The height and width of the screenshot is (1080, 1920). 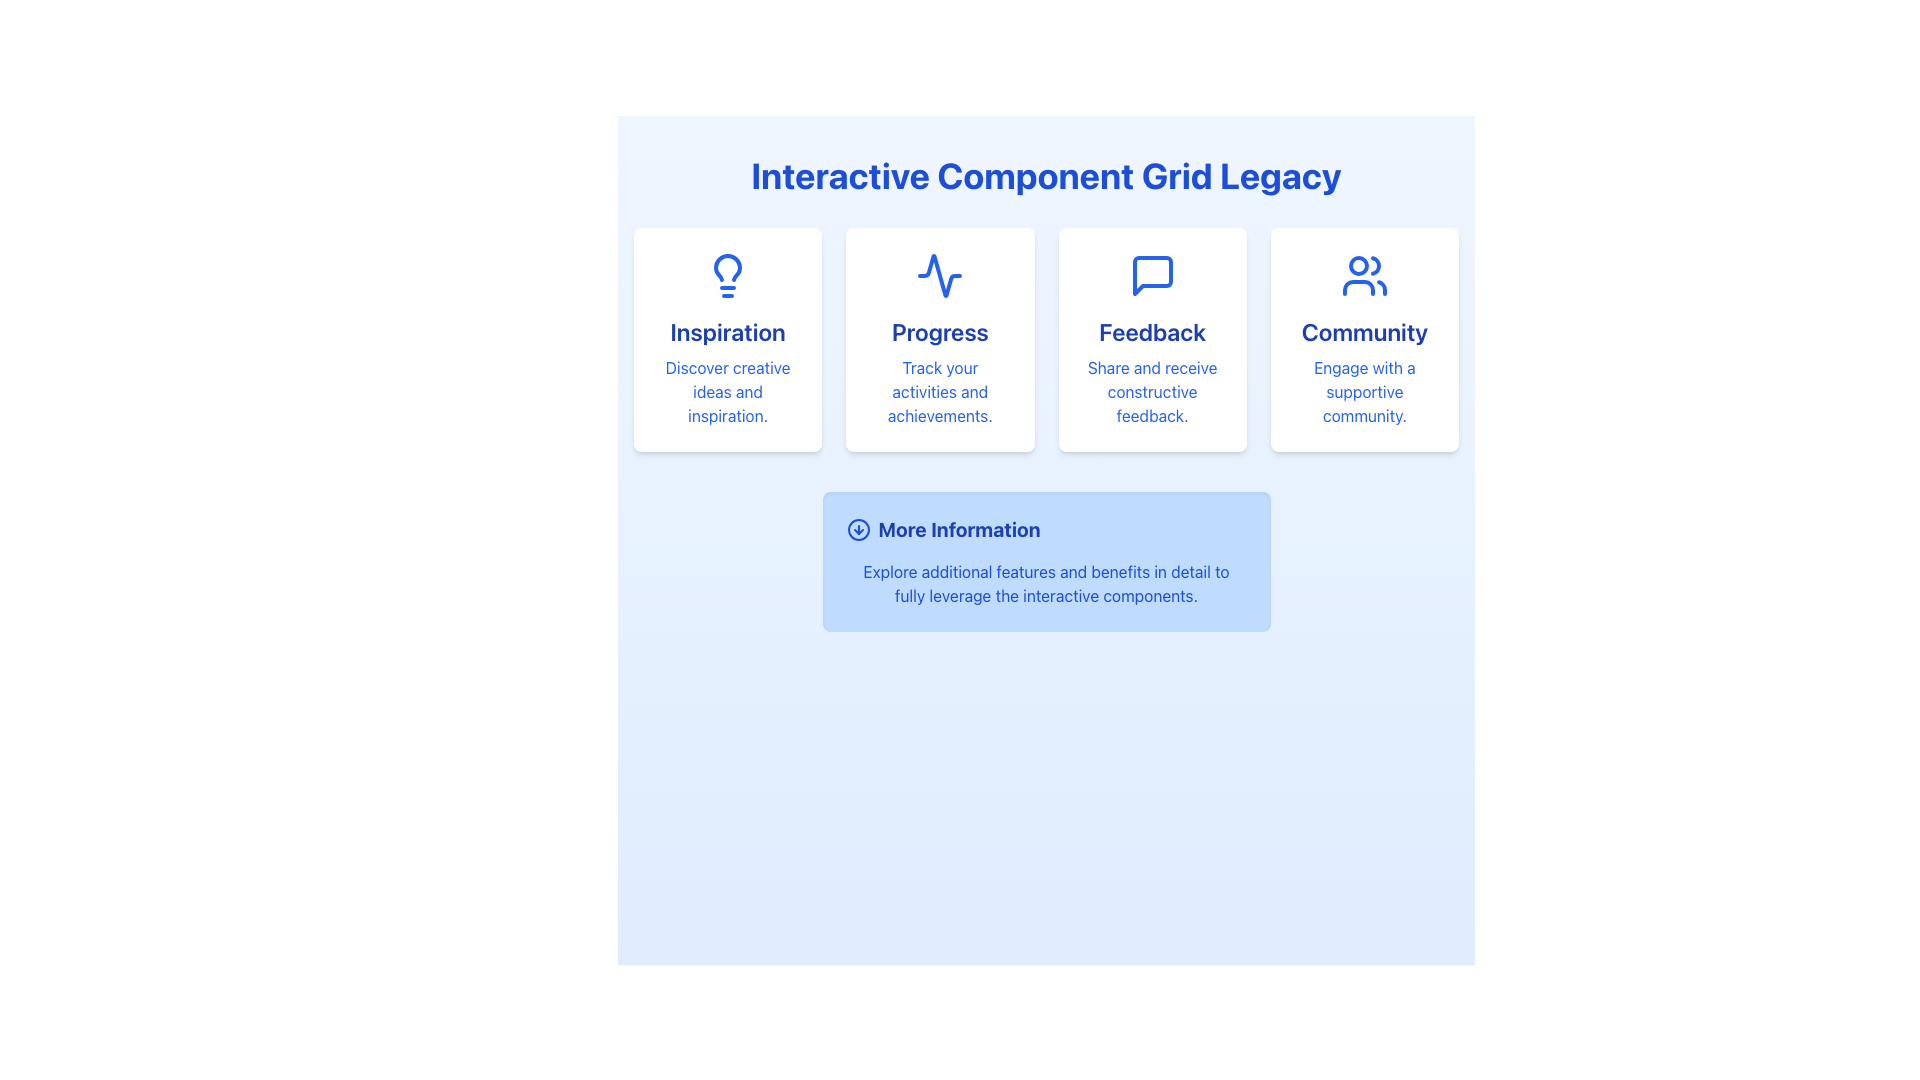 I want to click on the Informational Card element titled 'Community' which features a blue users icon and a description 'Engage with a supportive community.' It is the fourth card in a grid layout, located in the top-right corner after the 'Feedback' card, so click(x=1363, y=338).